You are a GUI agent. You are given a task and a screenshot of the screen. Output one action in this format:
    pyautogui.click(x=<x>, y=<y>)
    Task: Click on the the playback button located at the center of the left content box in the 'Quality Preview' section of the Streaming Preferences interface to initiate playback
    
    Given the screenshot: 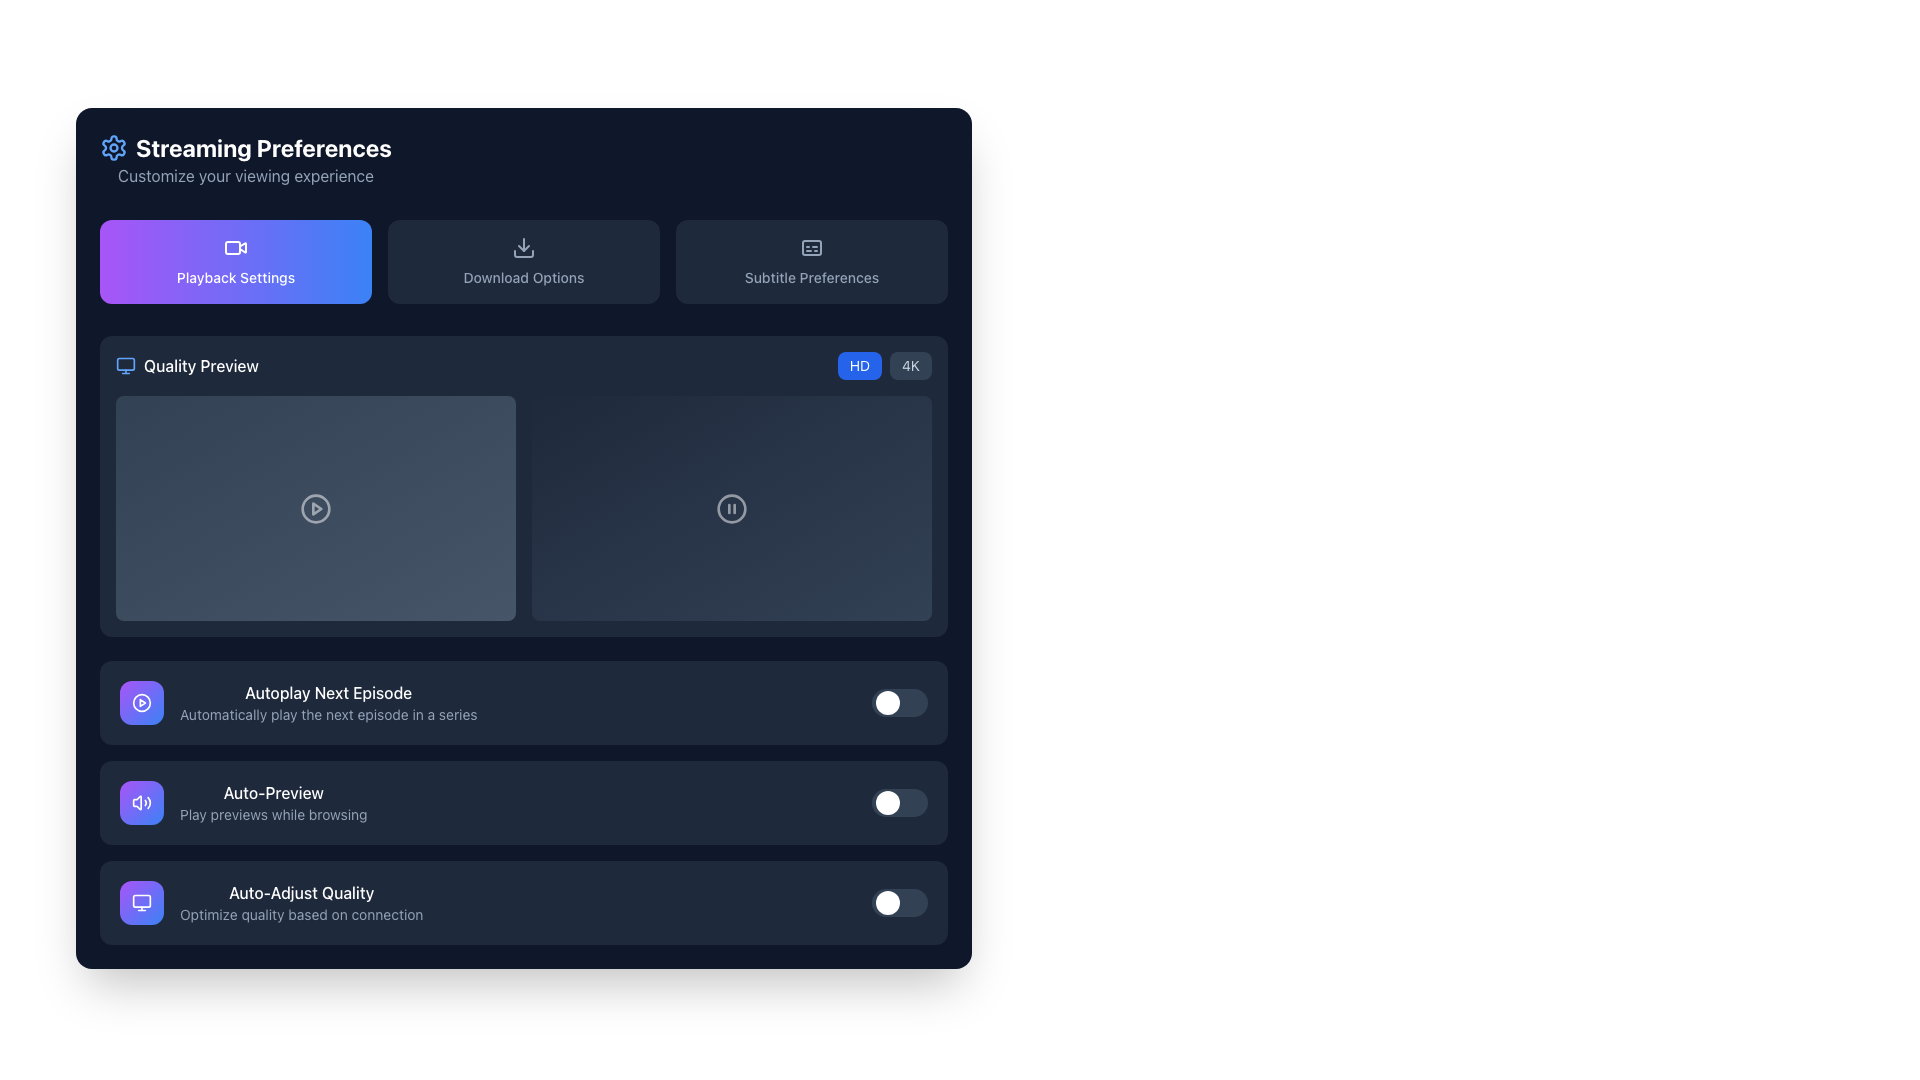 What is the action you would take?
    pyautogui.click(x=315, y=507)
    